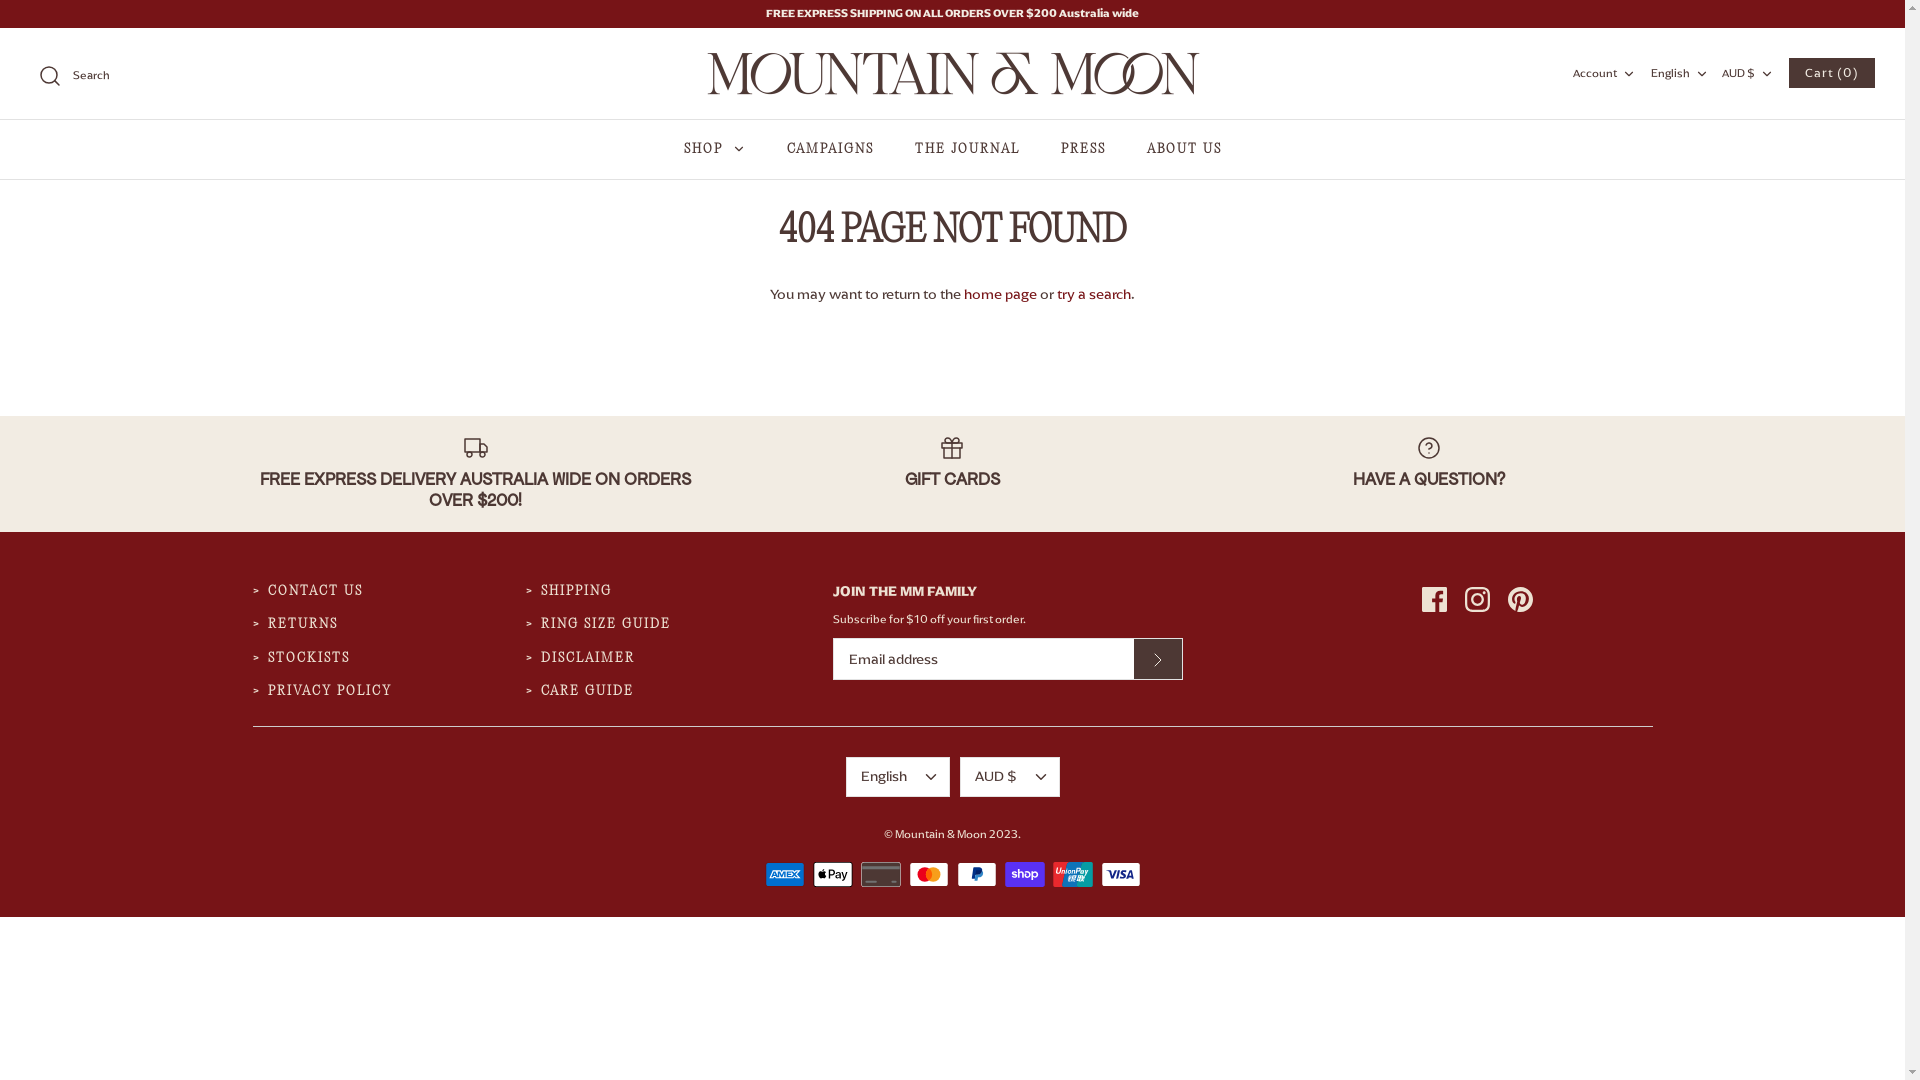 This screenshot has height=1080, width=1920. I want to click on 'PRESS', so click(1081, 149).